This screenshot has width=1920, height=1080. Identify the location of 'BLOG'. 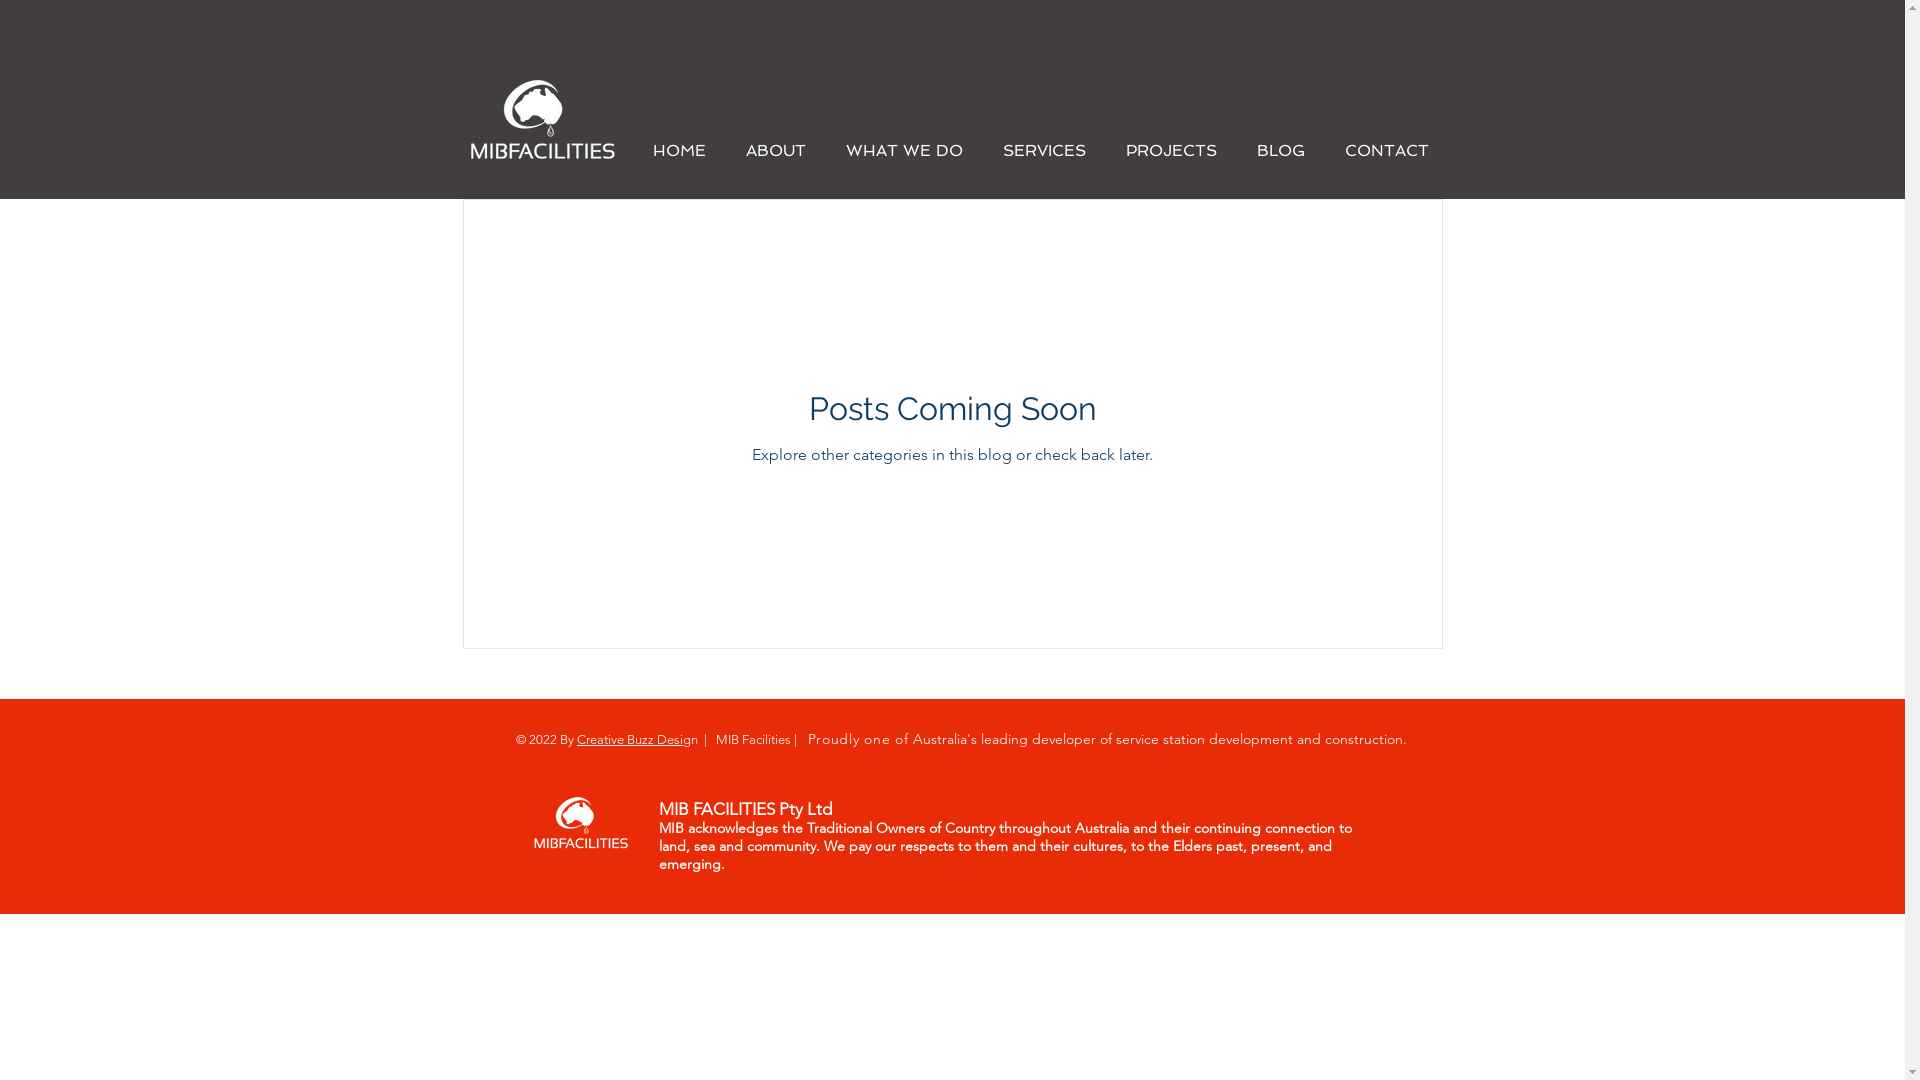
(1280, 149).